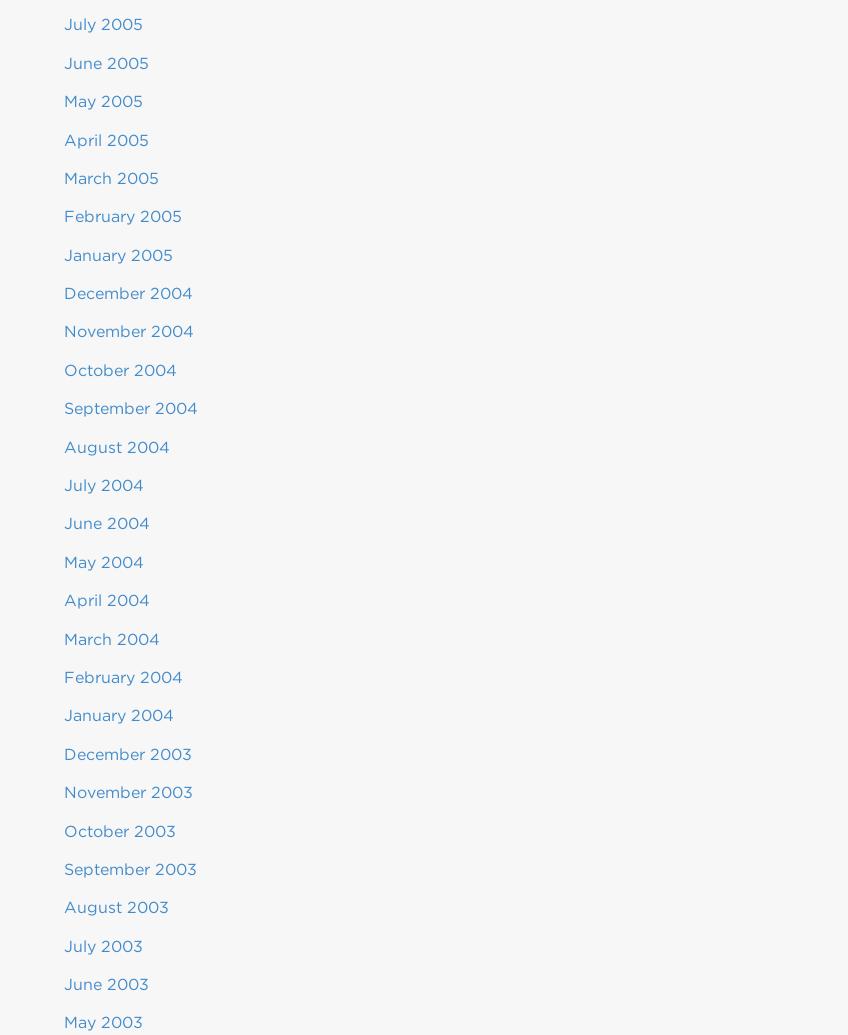 The image size is (848, 1035). I want to click on 'March 2005', so click(110, 177).